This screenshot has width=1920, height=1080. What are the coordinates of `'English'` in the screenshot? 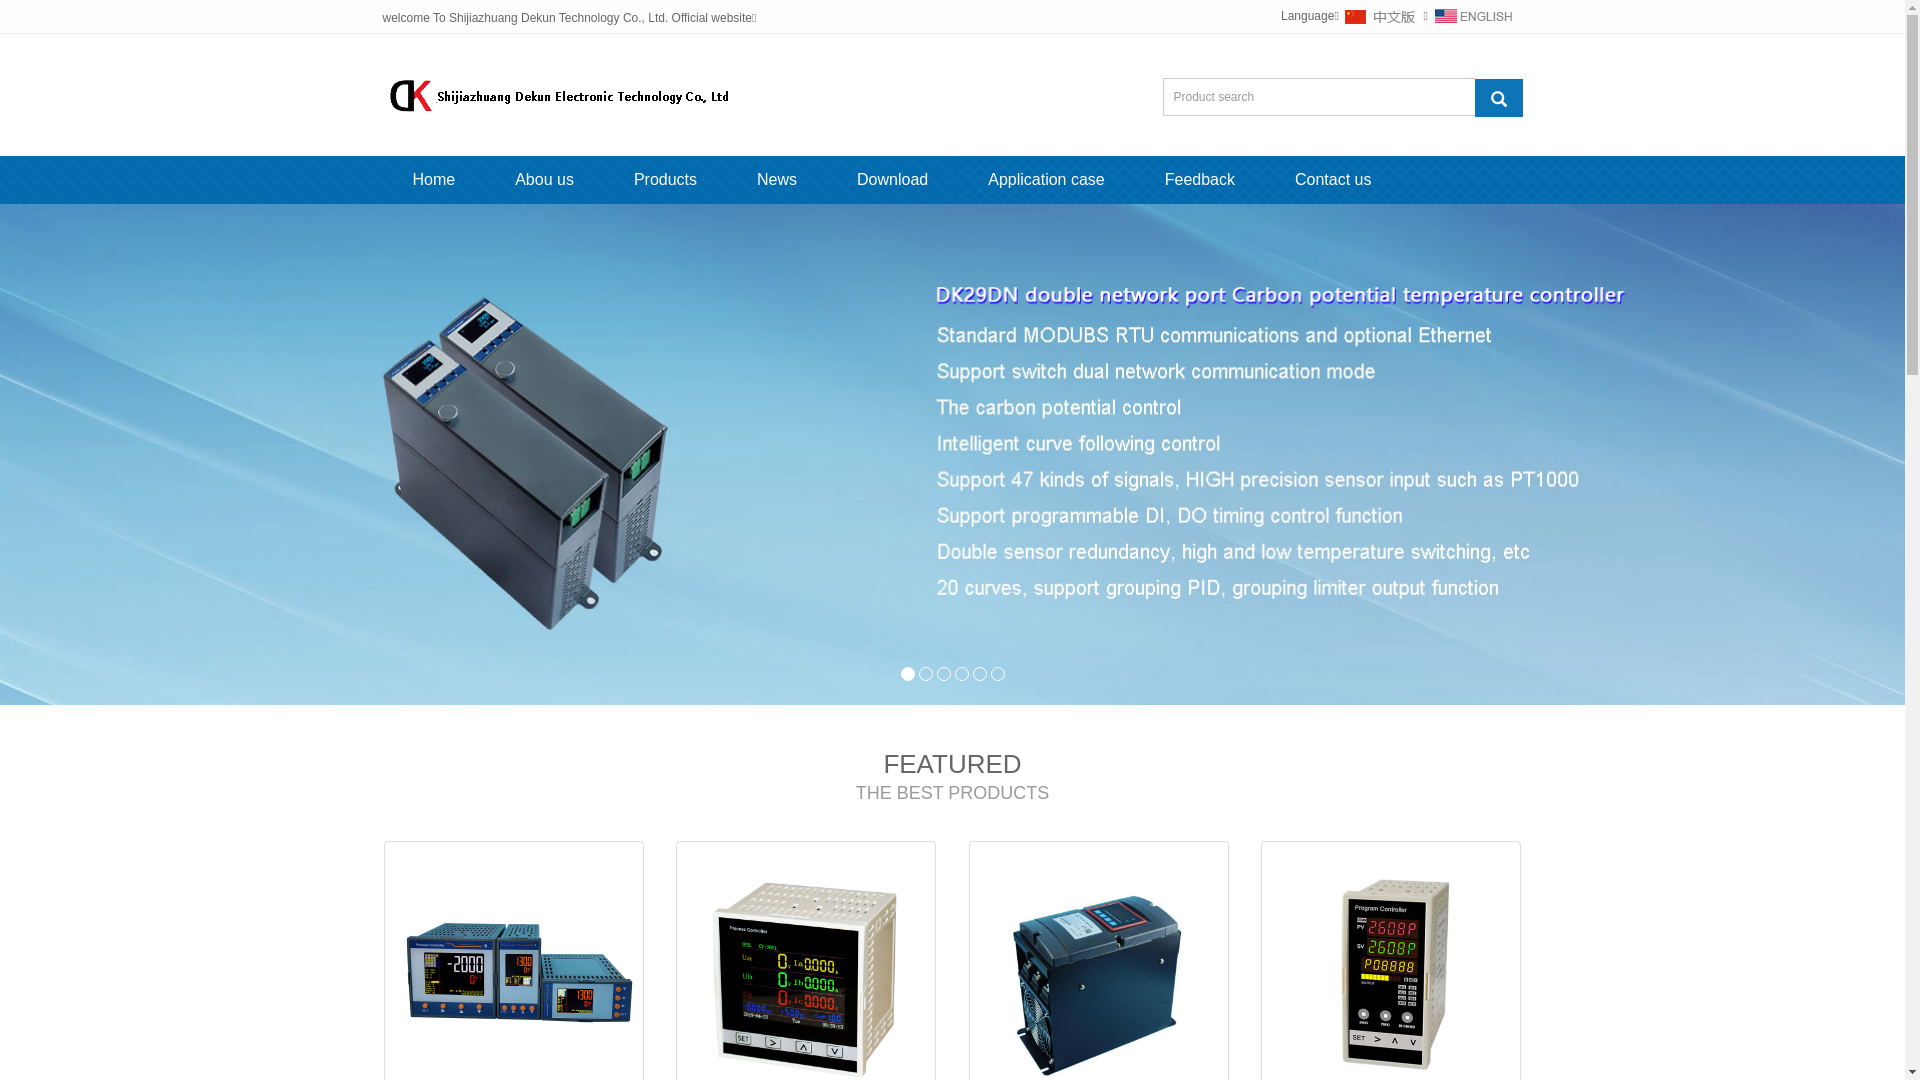 It's located at (1433, 15).